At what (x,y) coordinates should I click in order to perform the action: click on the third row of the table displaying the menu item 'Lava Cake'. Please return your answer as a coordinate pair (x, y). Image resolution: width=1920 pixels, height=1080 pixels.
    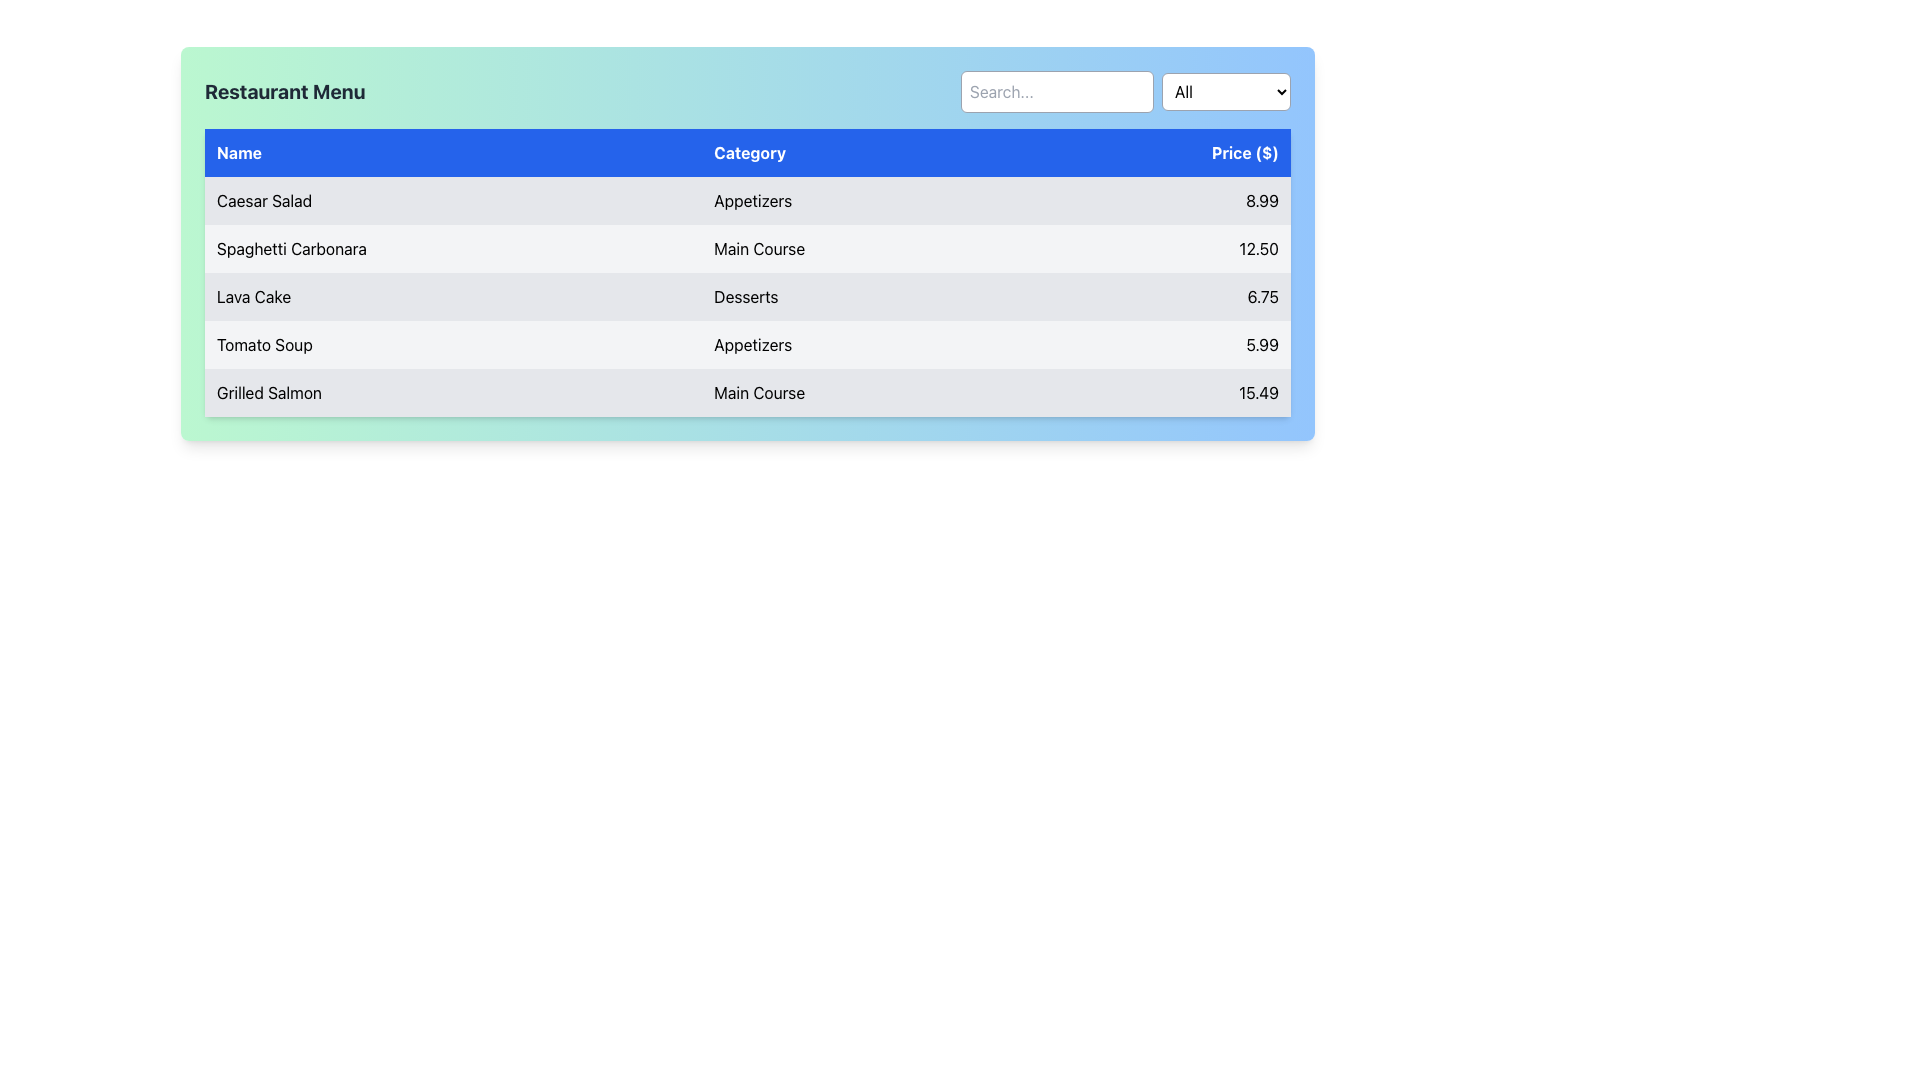
    Looking at the image, I should click on (747, 297).